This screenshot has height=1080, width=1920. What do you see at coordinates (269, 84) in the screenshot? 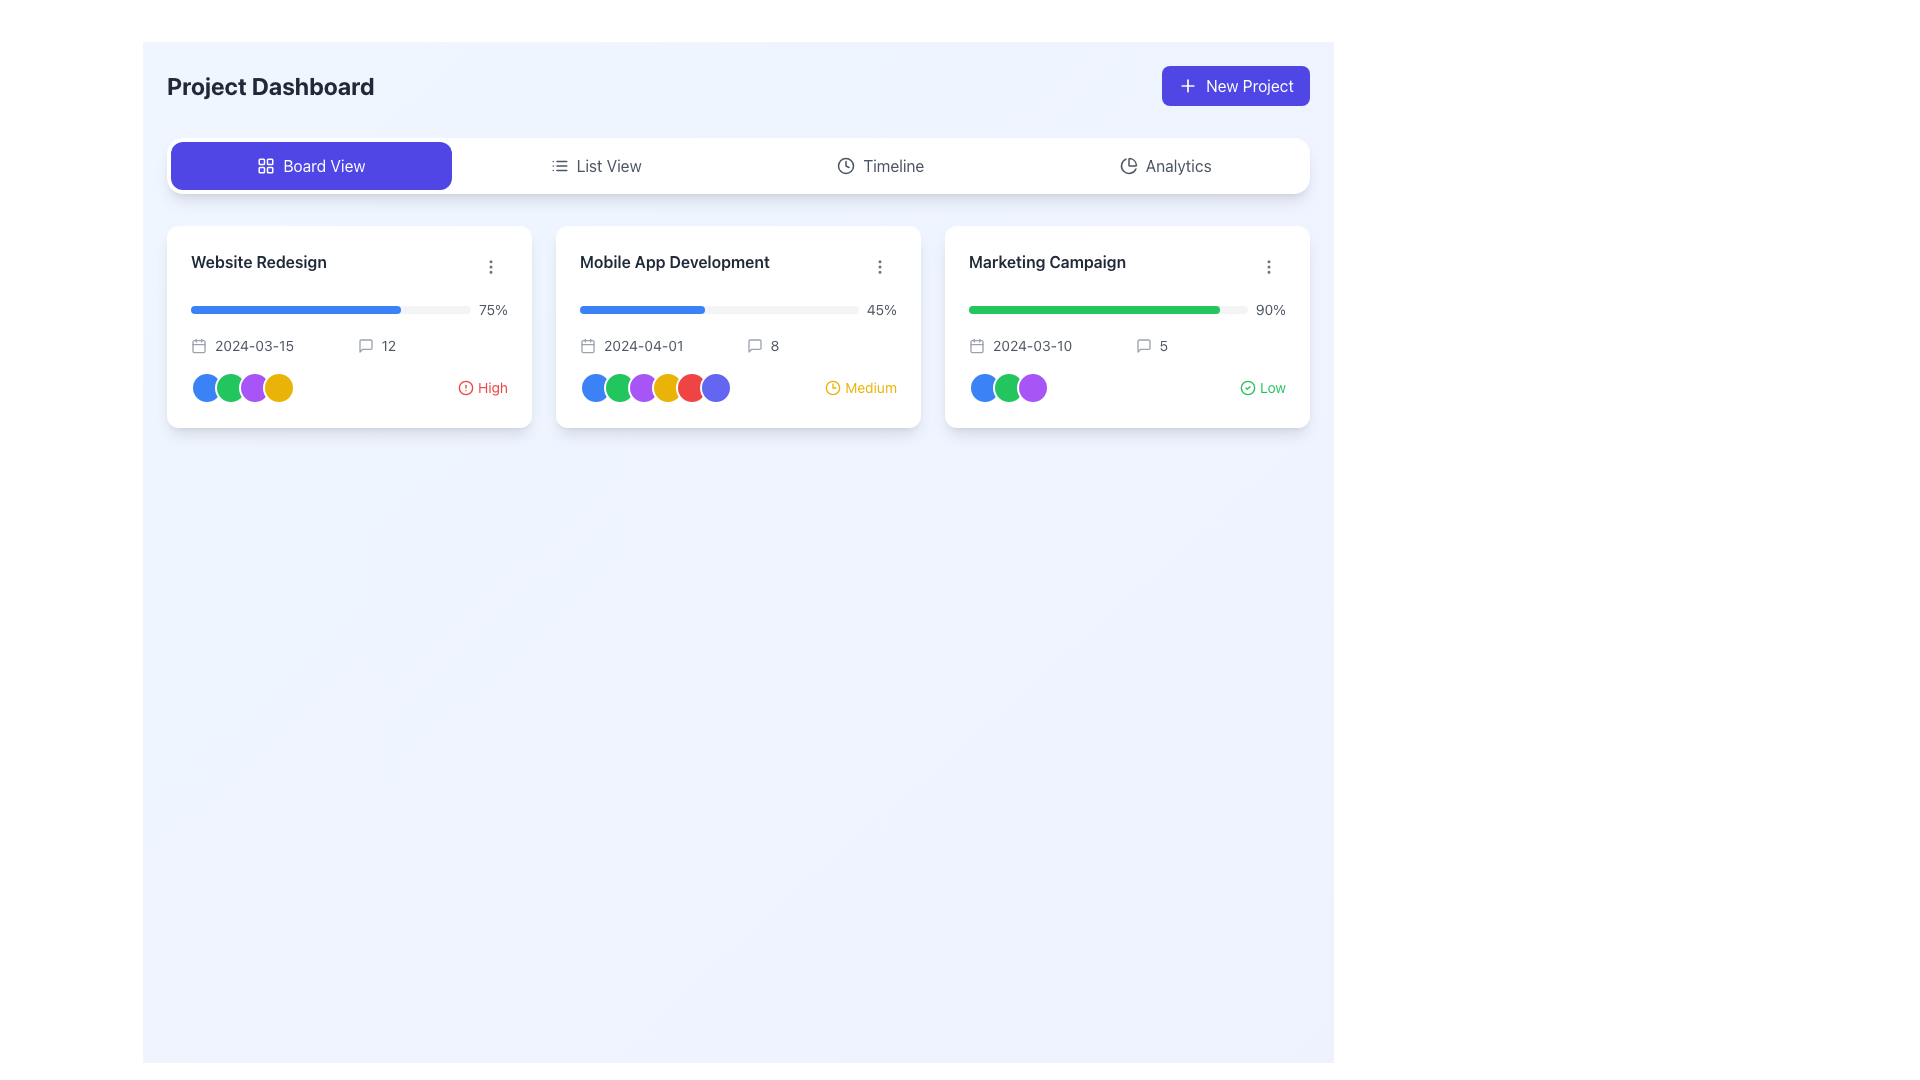
I see `the Text label that serves as a heading for the dashboard interface, located in the top-left corner, to the left of the 'New Project' button` at bounding box center [269, 84].